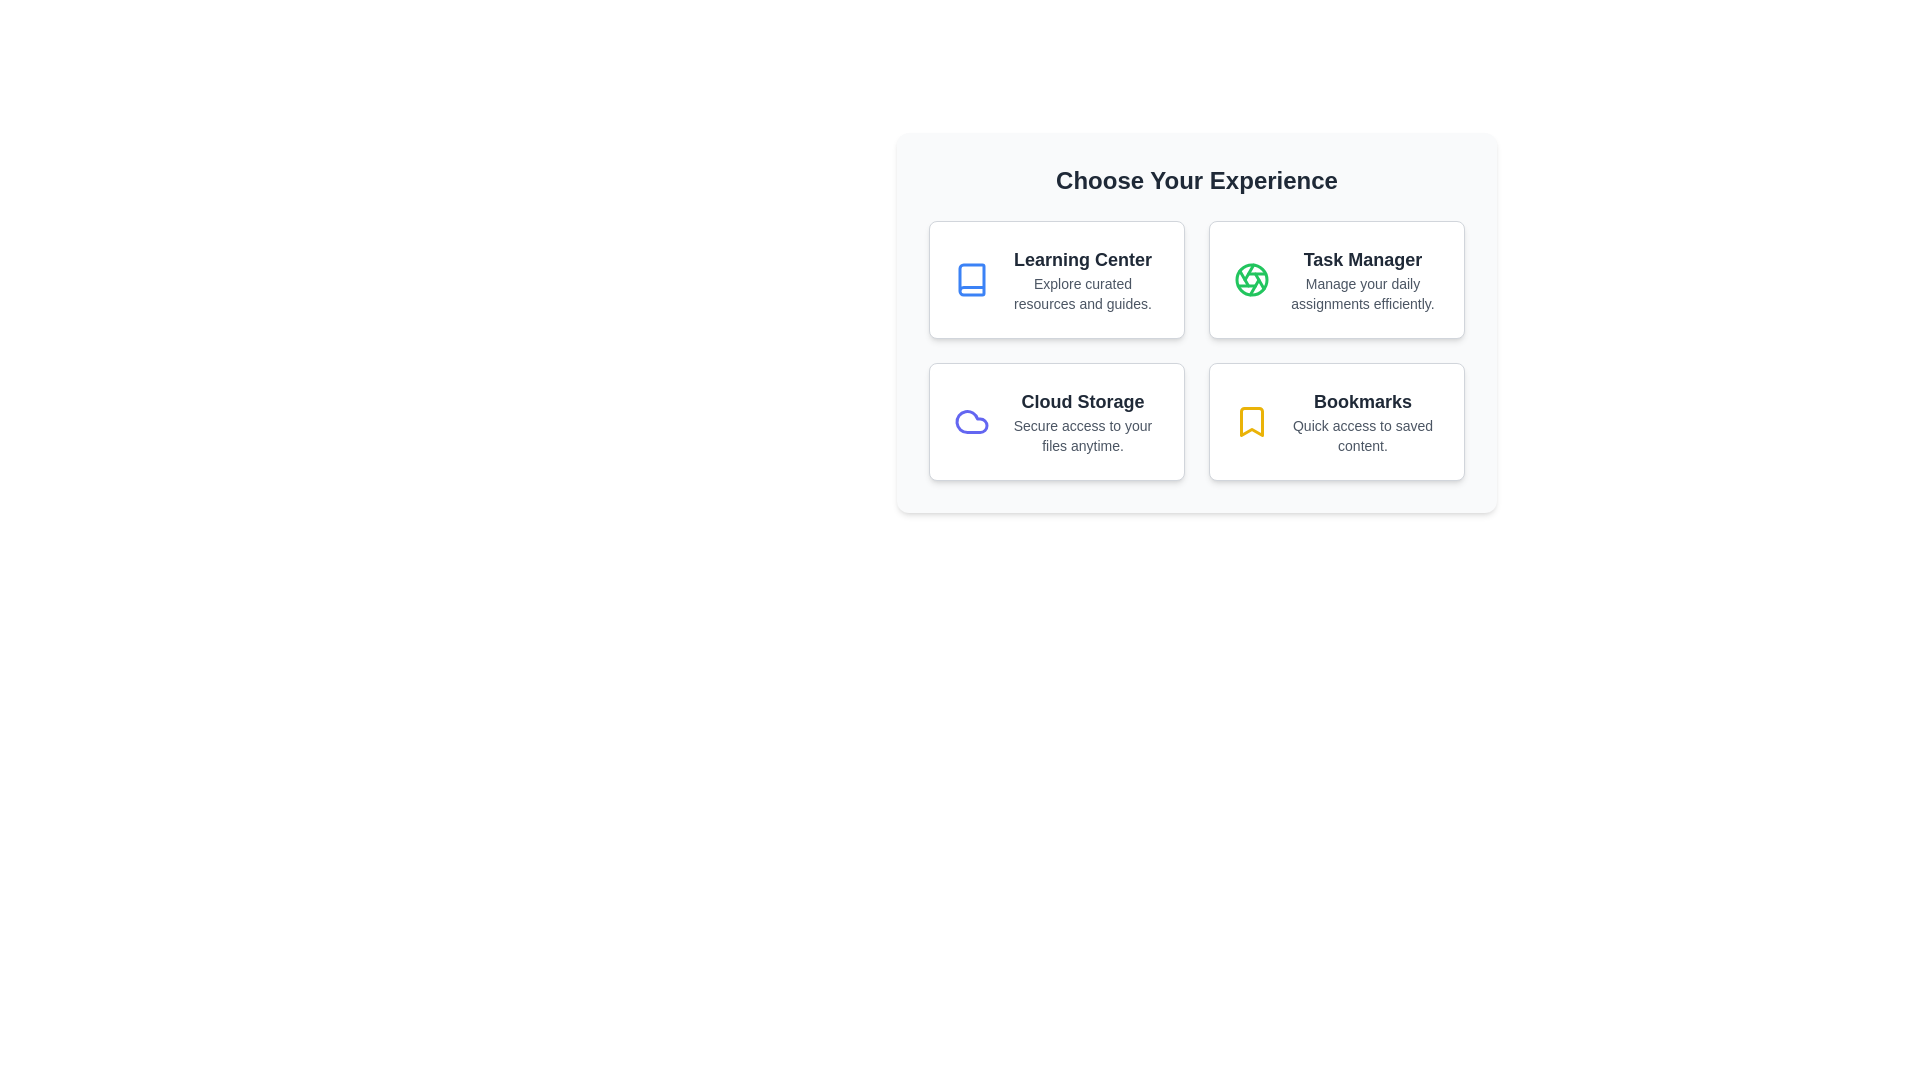 The image size is (1920, 1080). Describe the element at coordinates (1082, 434) in the screenshot. I see `the subtitle or tagline text located below the 'Cloud Storage' heading in the bottom left quadrant of the card layout` at that location.